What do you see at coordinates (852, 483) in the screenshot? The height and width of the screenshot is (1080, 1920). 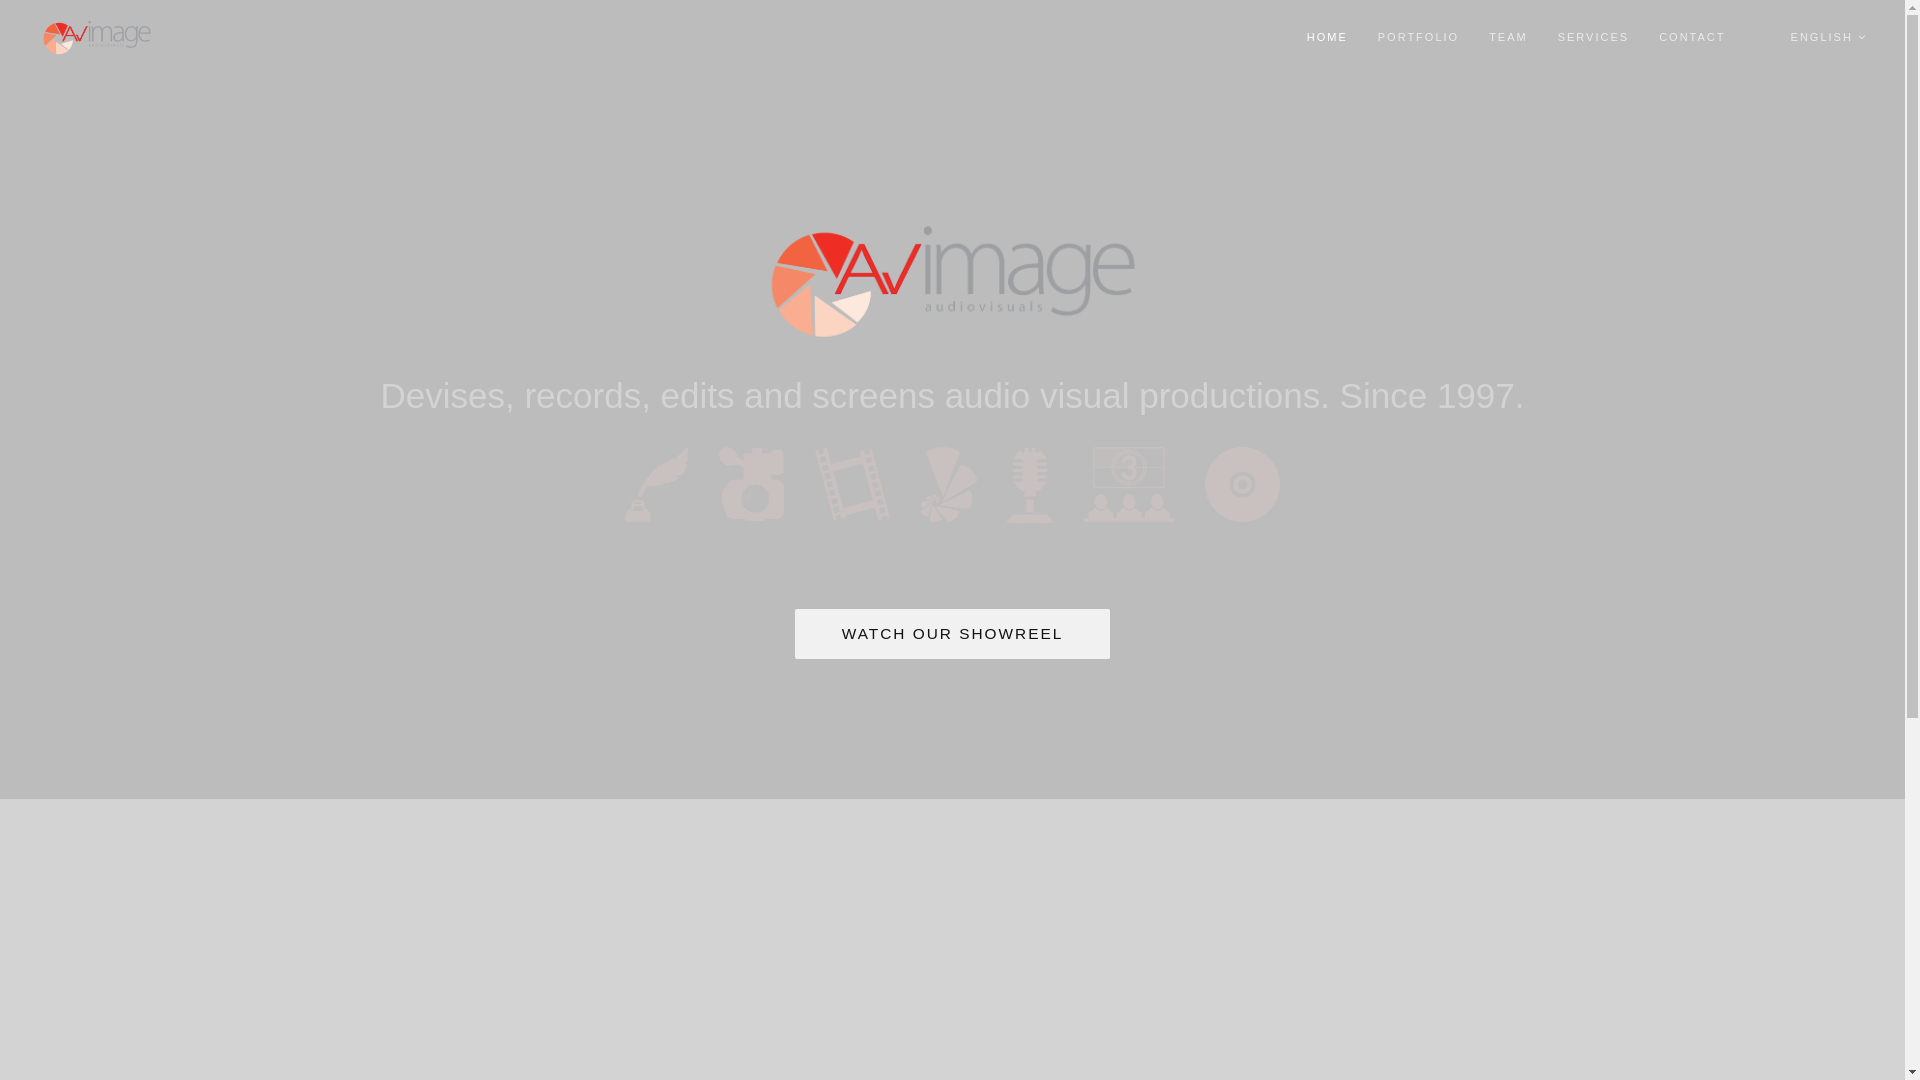 I see `'Montage'` at bounding box center [852, 483].